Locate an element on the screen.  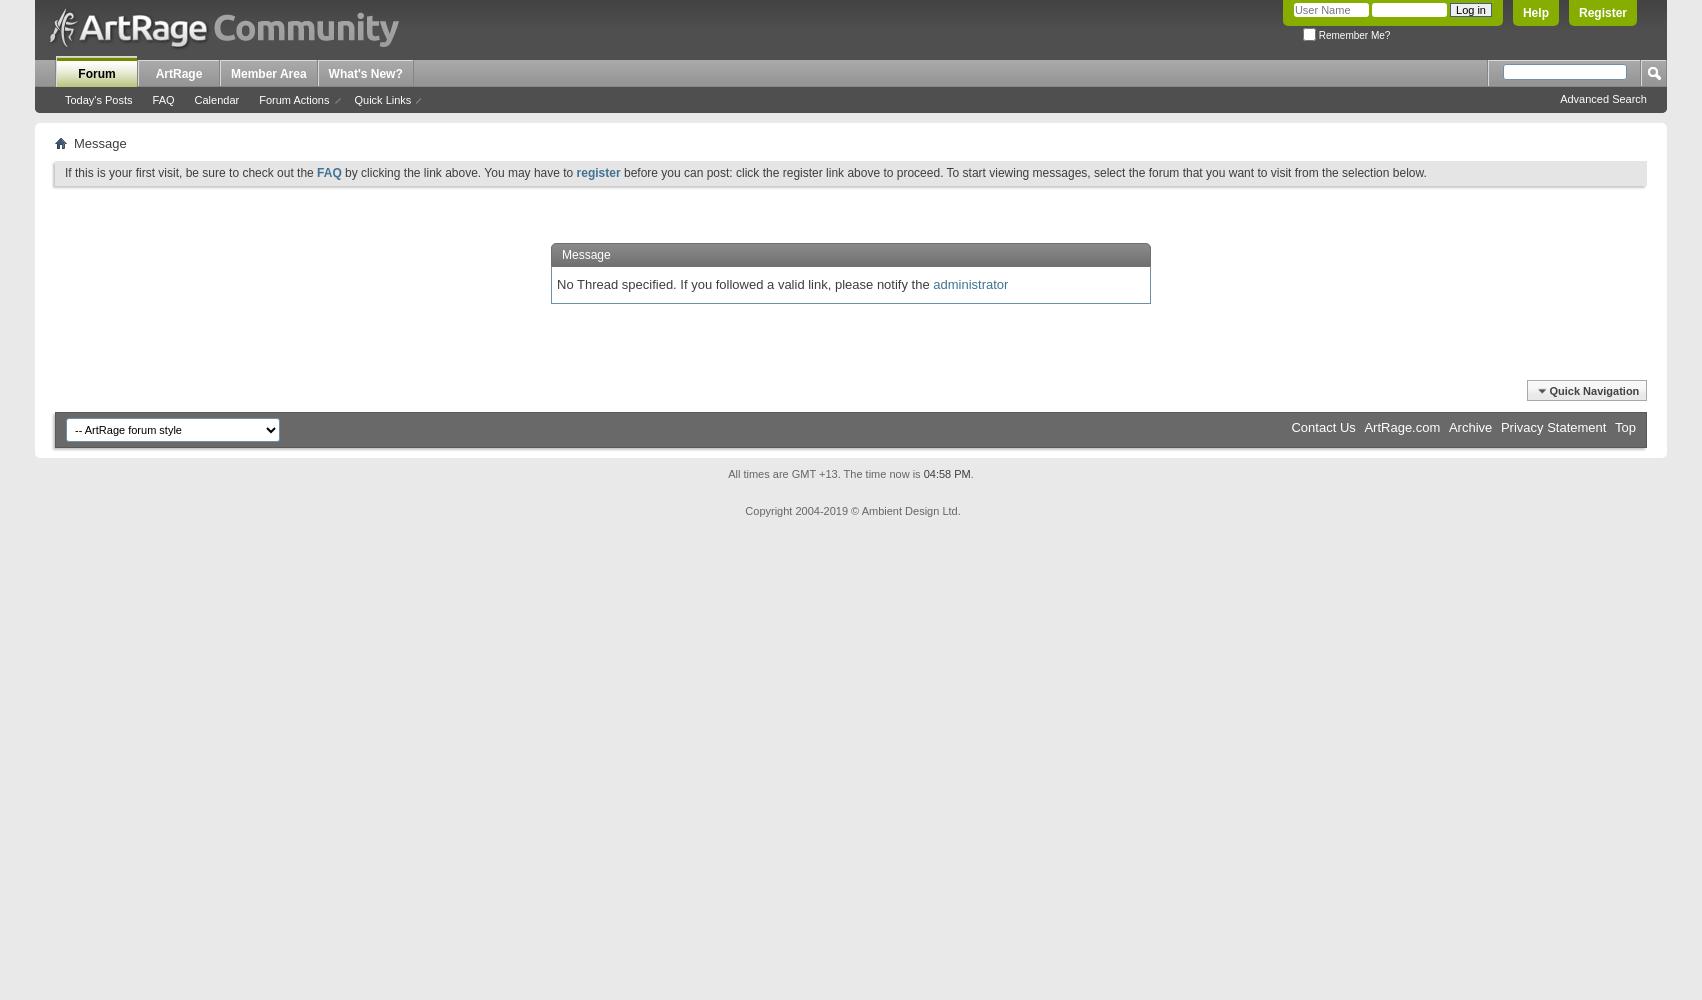
'before you can post: click the register link above to proceed. To start viewing messages,
select the forum that you want to visit from the selection below.' is located at coordinates (1022, 172).